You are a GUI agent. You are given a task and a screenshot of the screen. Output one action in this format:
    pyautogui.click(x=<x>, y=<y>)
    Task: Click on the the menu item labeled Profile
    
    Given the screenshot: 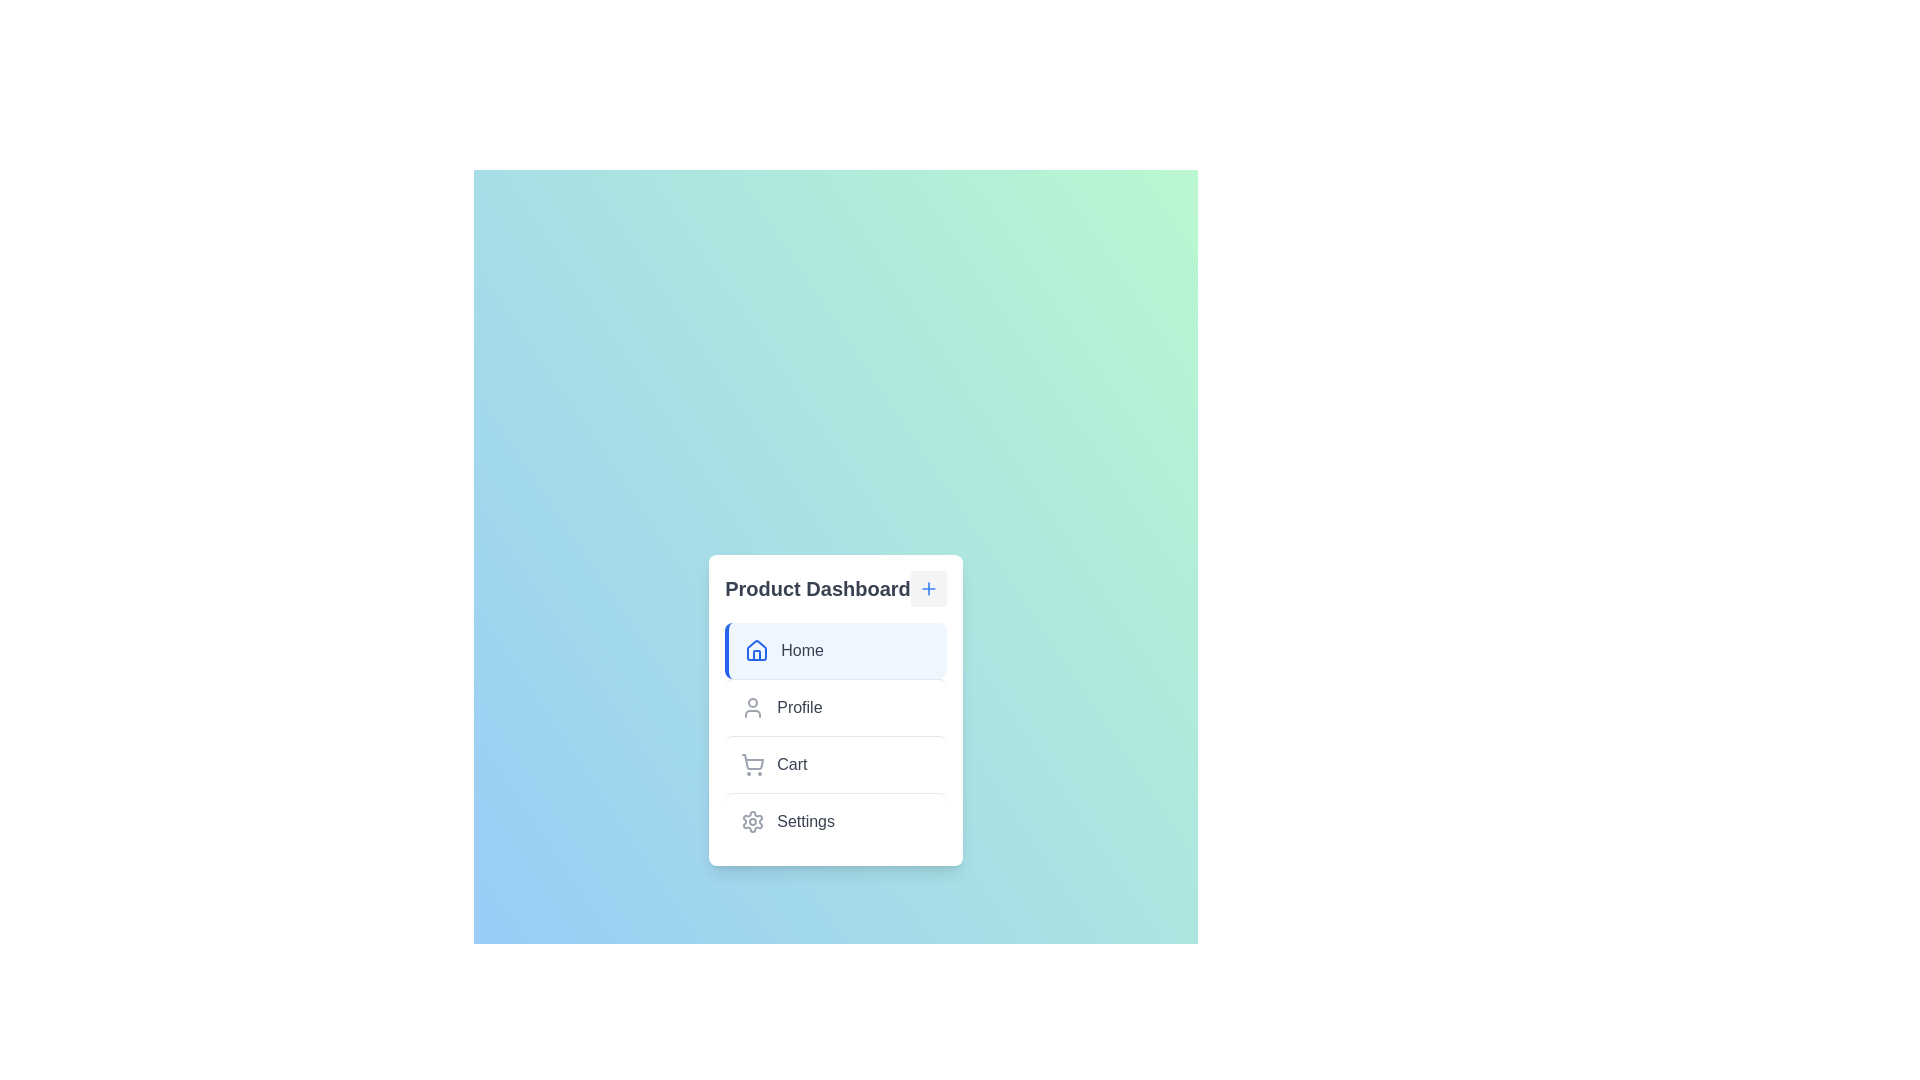 What is the action you would take?
    pyautogui.click(x=835, y=705)
    